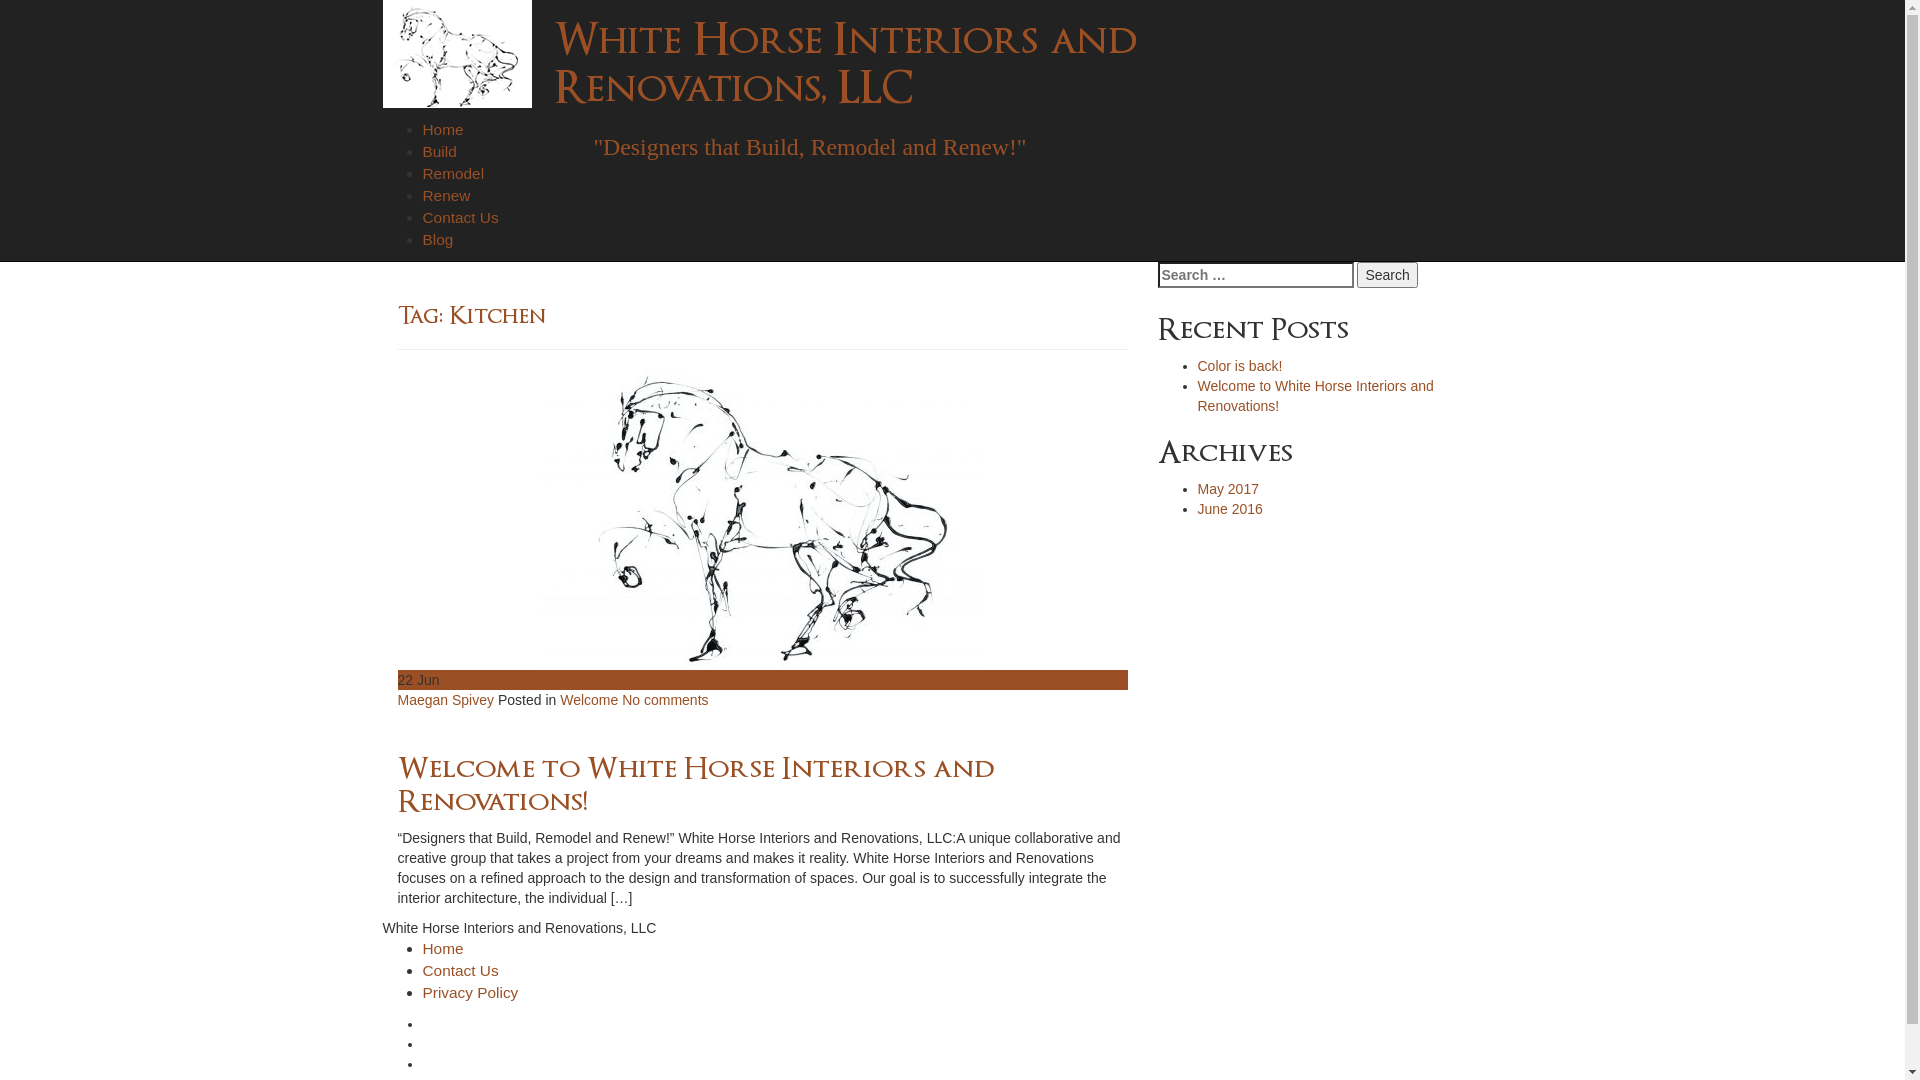 The image size is (1920, 1080). Describe the element at coordinates (845, 63) in the screenshot. I see `'White Horse Interiors and Renovations, LLC'` at that location.